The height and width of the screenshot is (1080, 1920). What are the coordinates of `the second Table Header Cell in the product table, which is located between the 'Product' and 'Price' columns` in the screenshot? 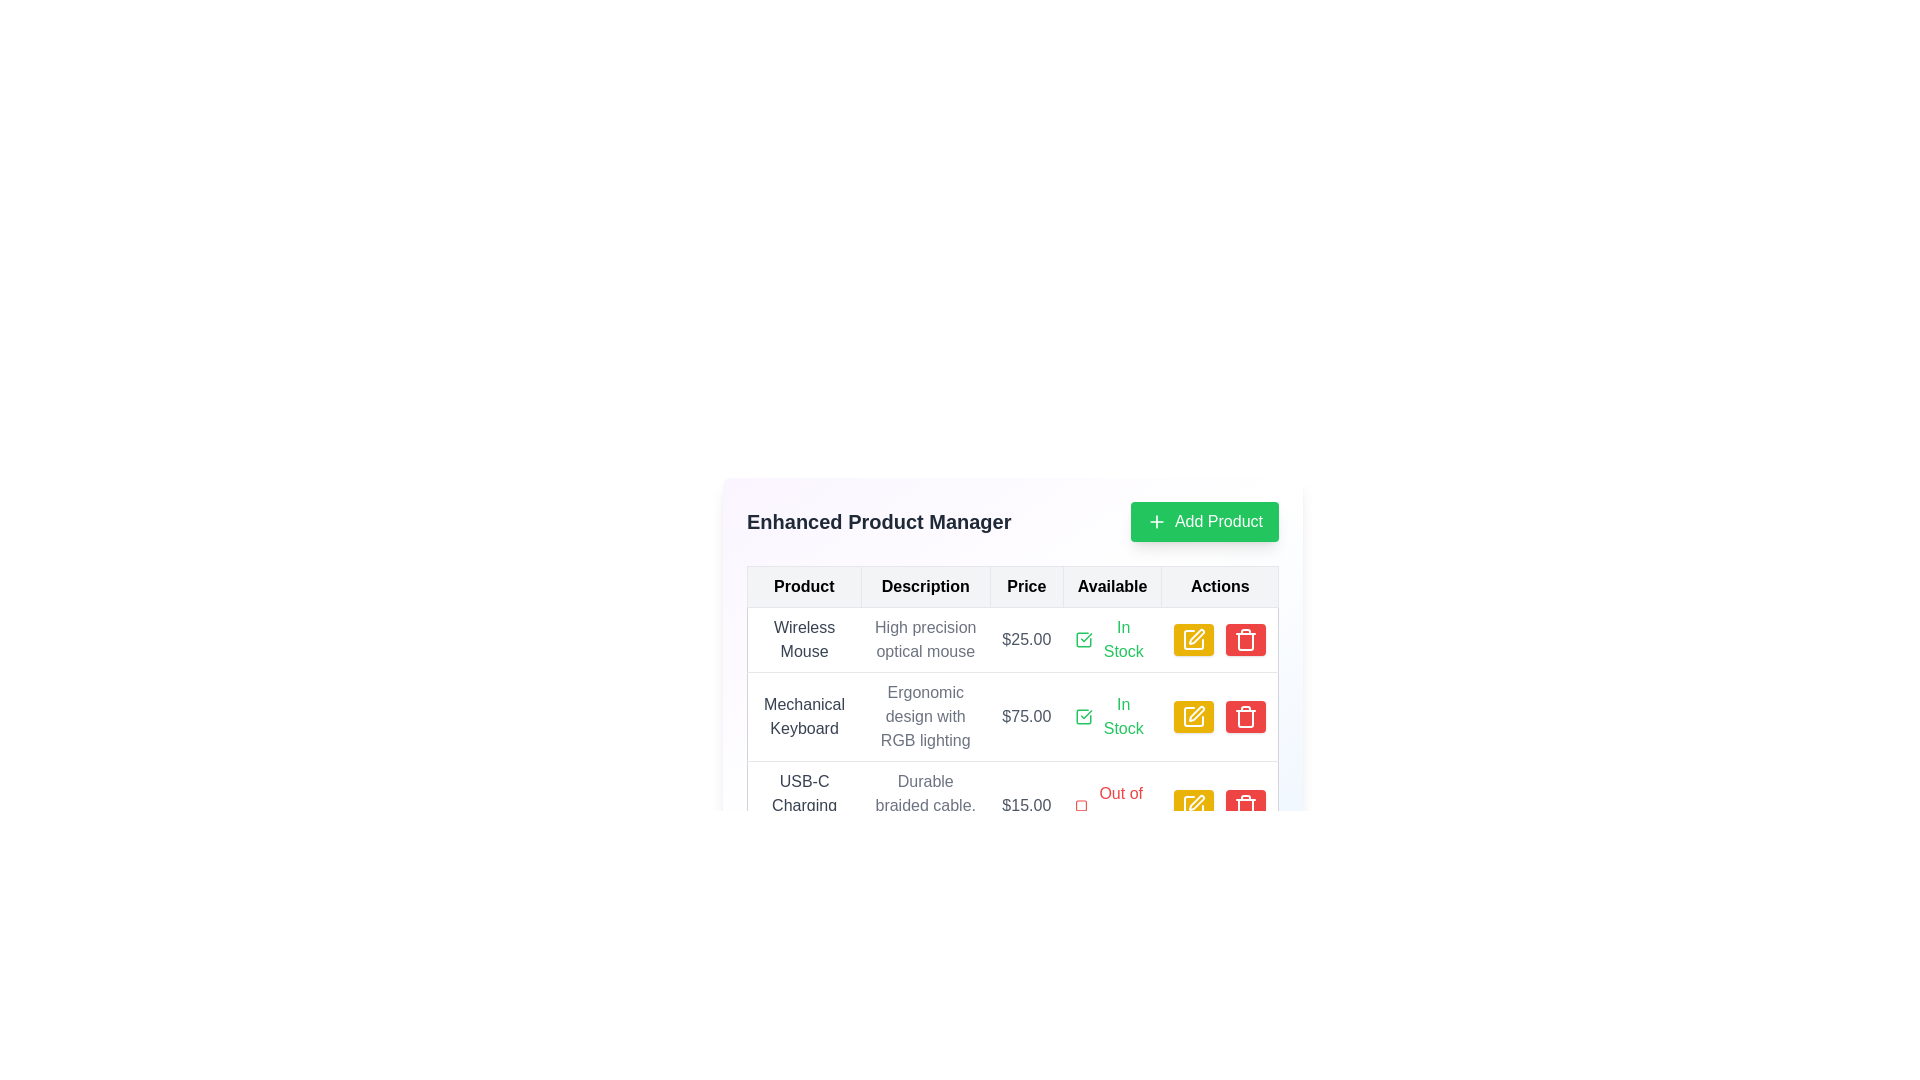 It's located at (924, 585).